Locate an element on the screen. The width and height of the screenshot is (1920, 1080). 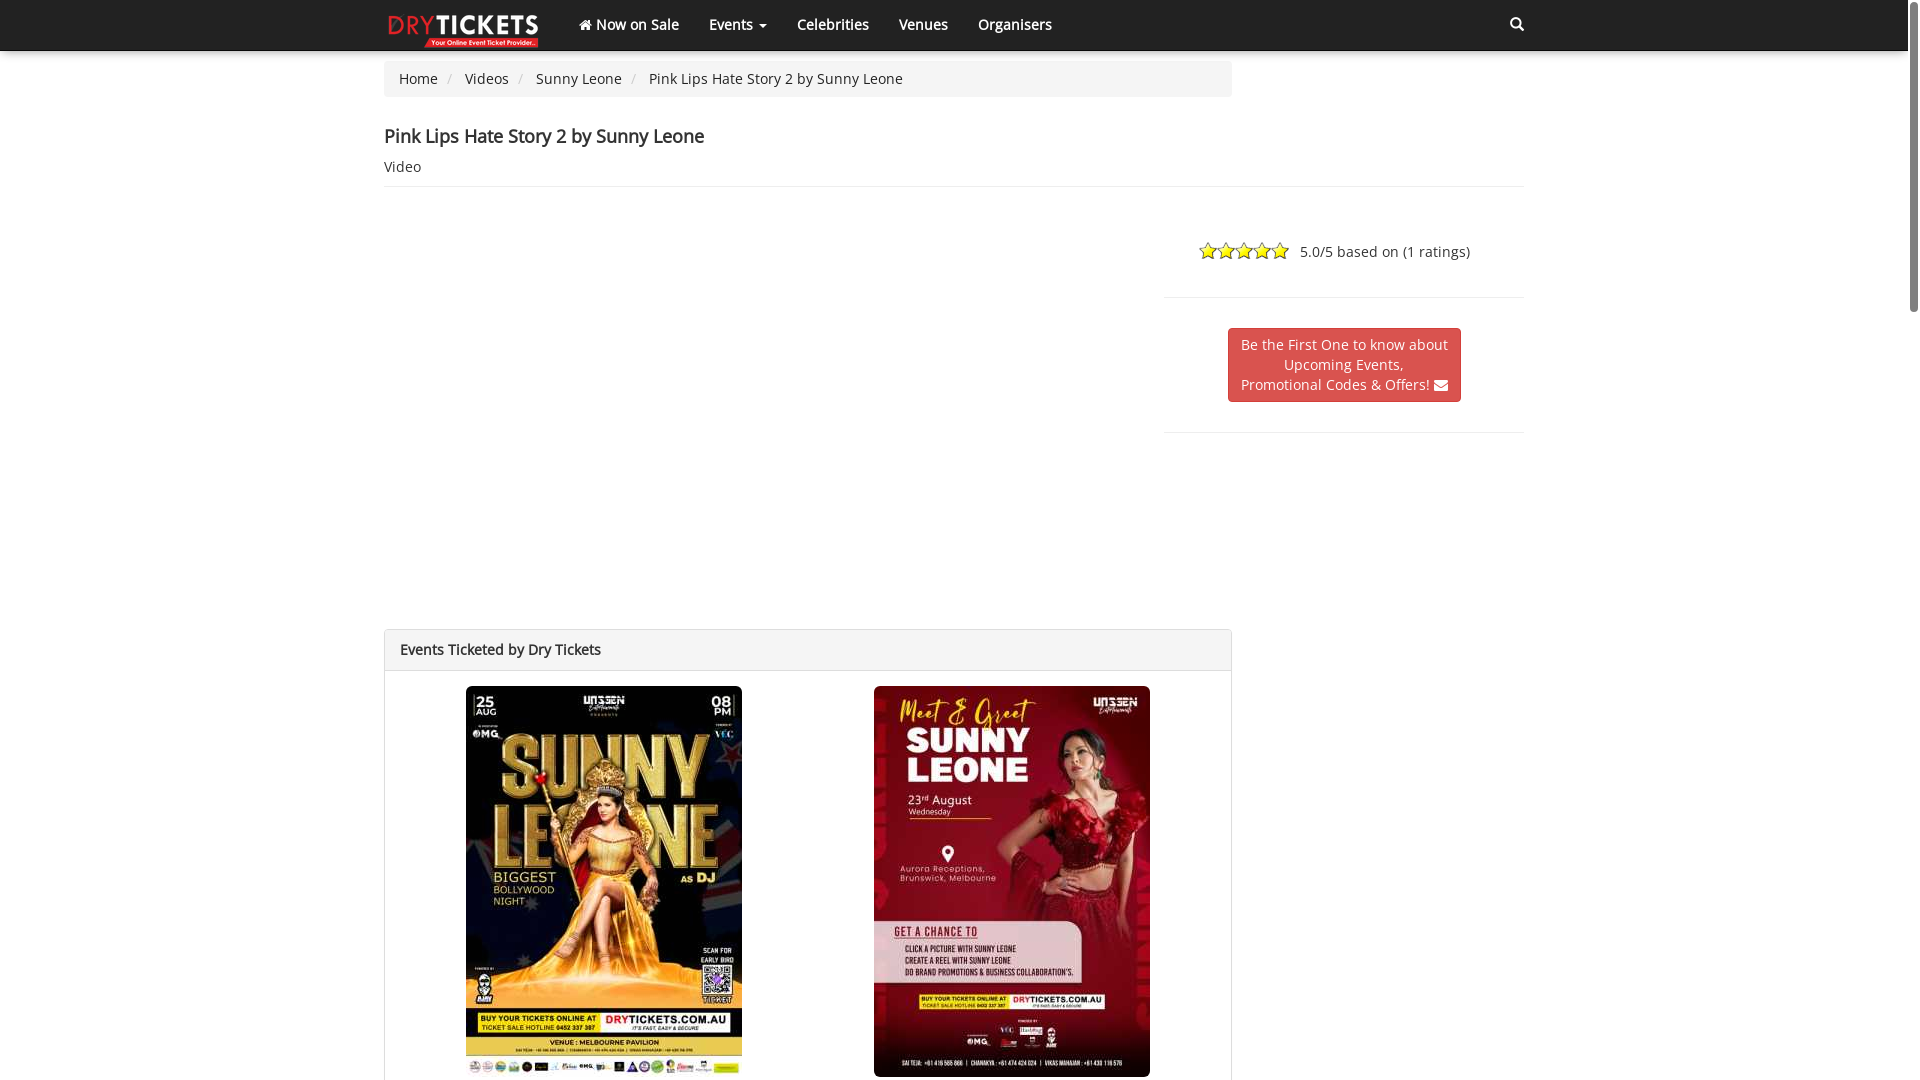
'Pink Lips Hate Story 2 by Sunny Leone' is located at coordinates (775, 77).